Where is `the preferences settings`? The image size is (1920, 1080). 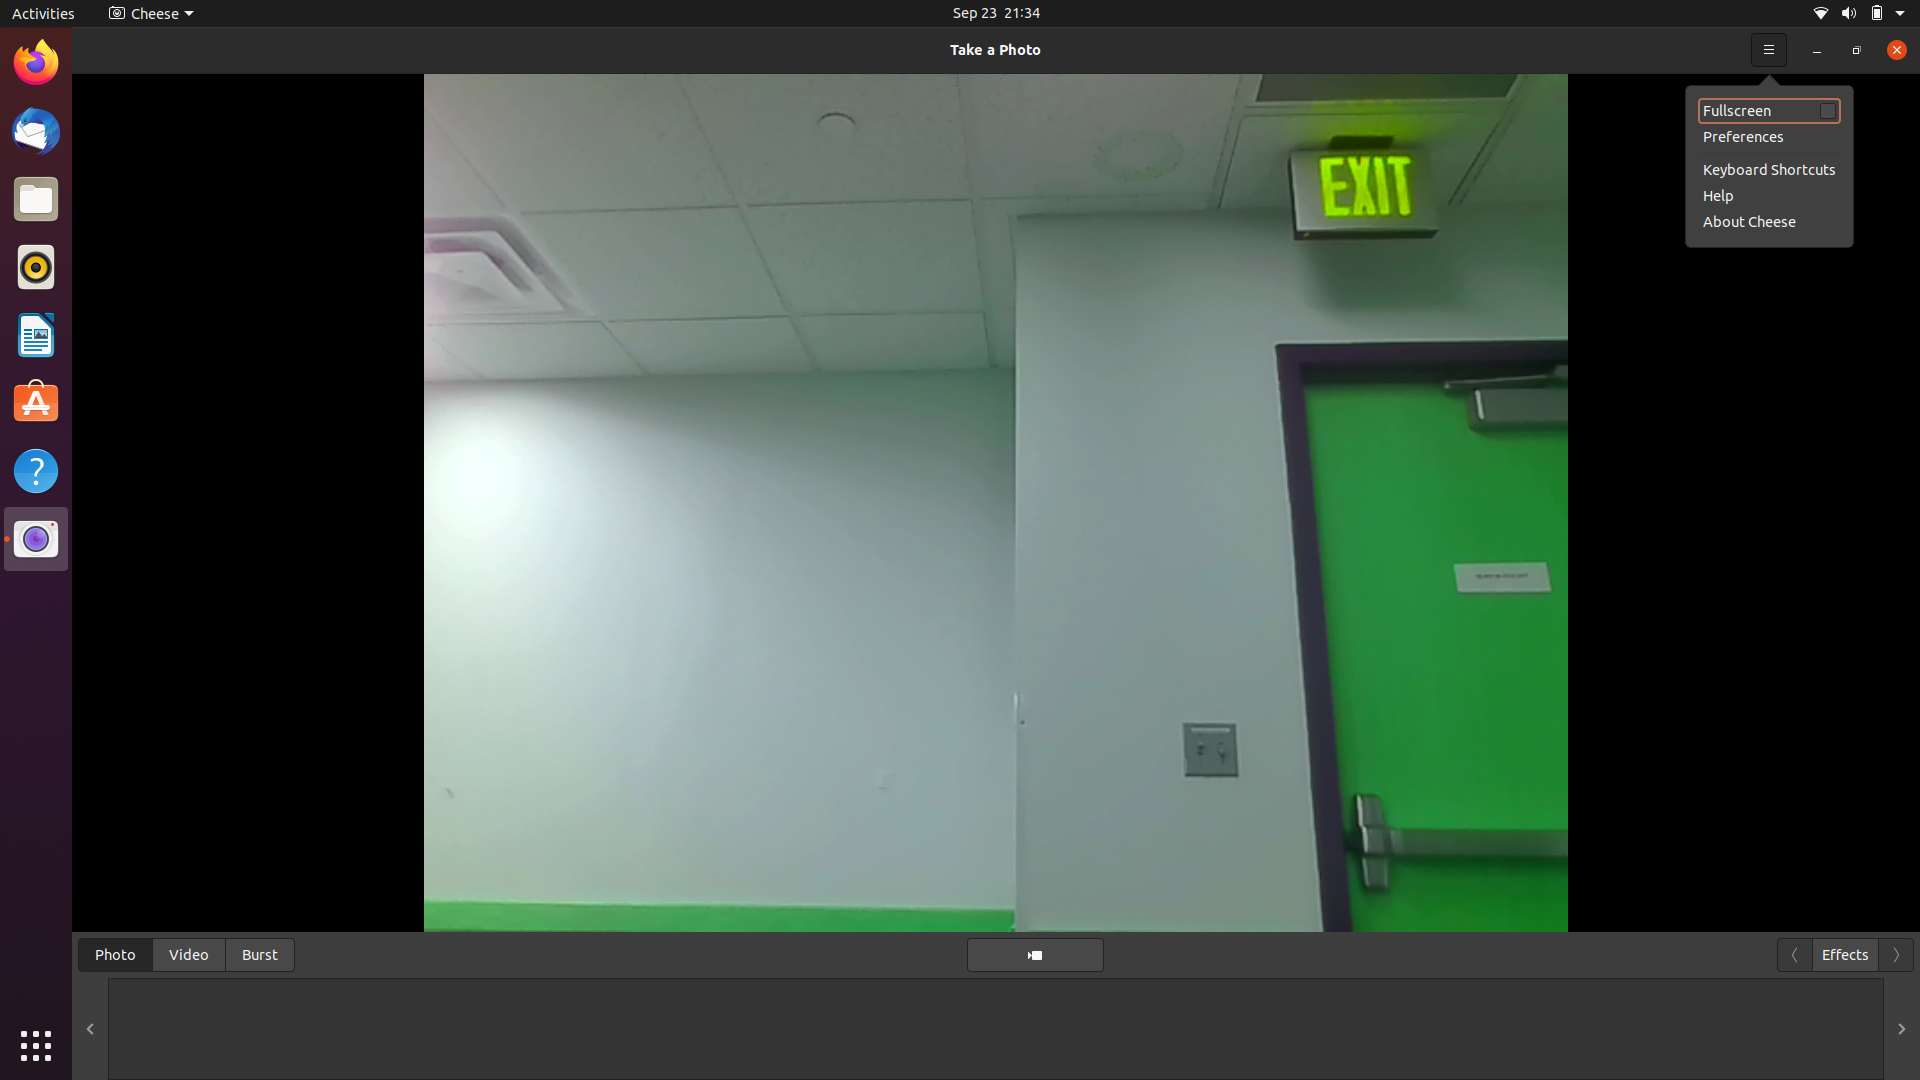
the preferences settings is located at coordinates (1768, 136).